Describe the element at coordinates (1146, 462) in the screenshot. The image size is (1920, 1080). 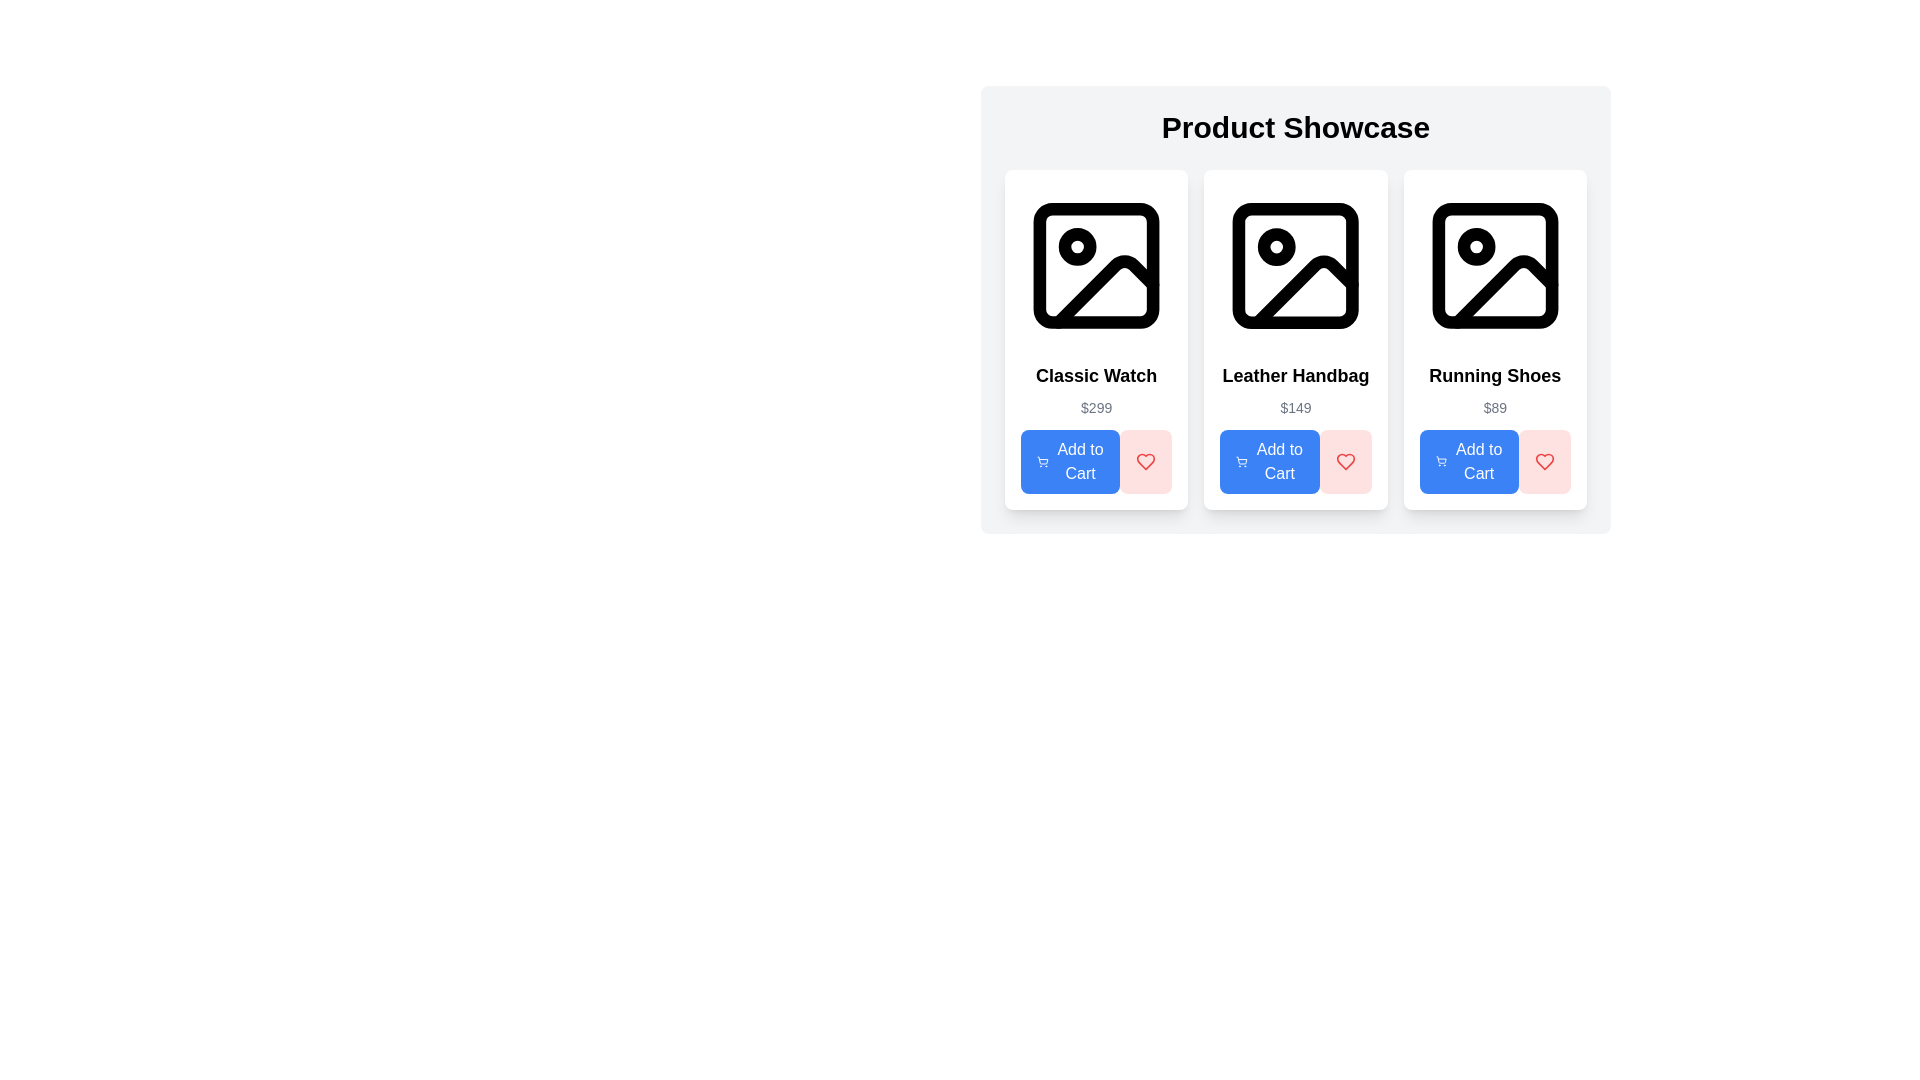
I see `the button with an embedded icon that allows adding 'Classic Watch' to the wishlist` at that location.